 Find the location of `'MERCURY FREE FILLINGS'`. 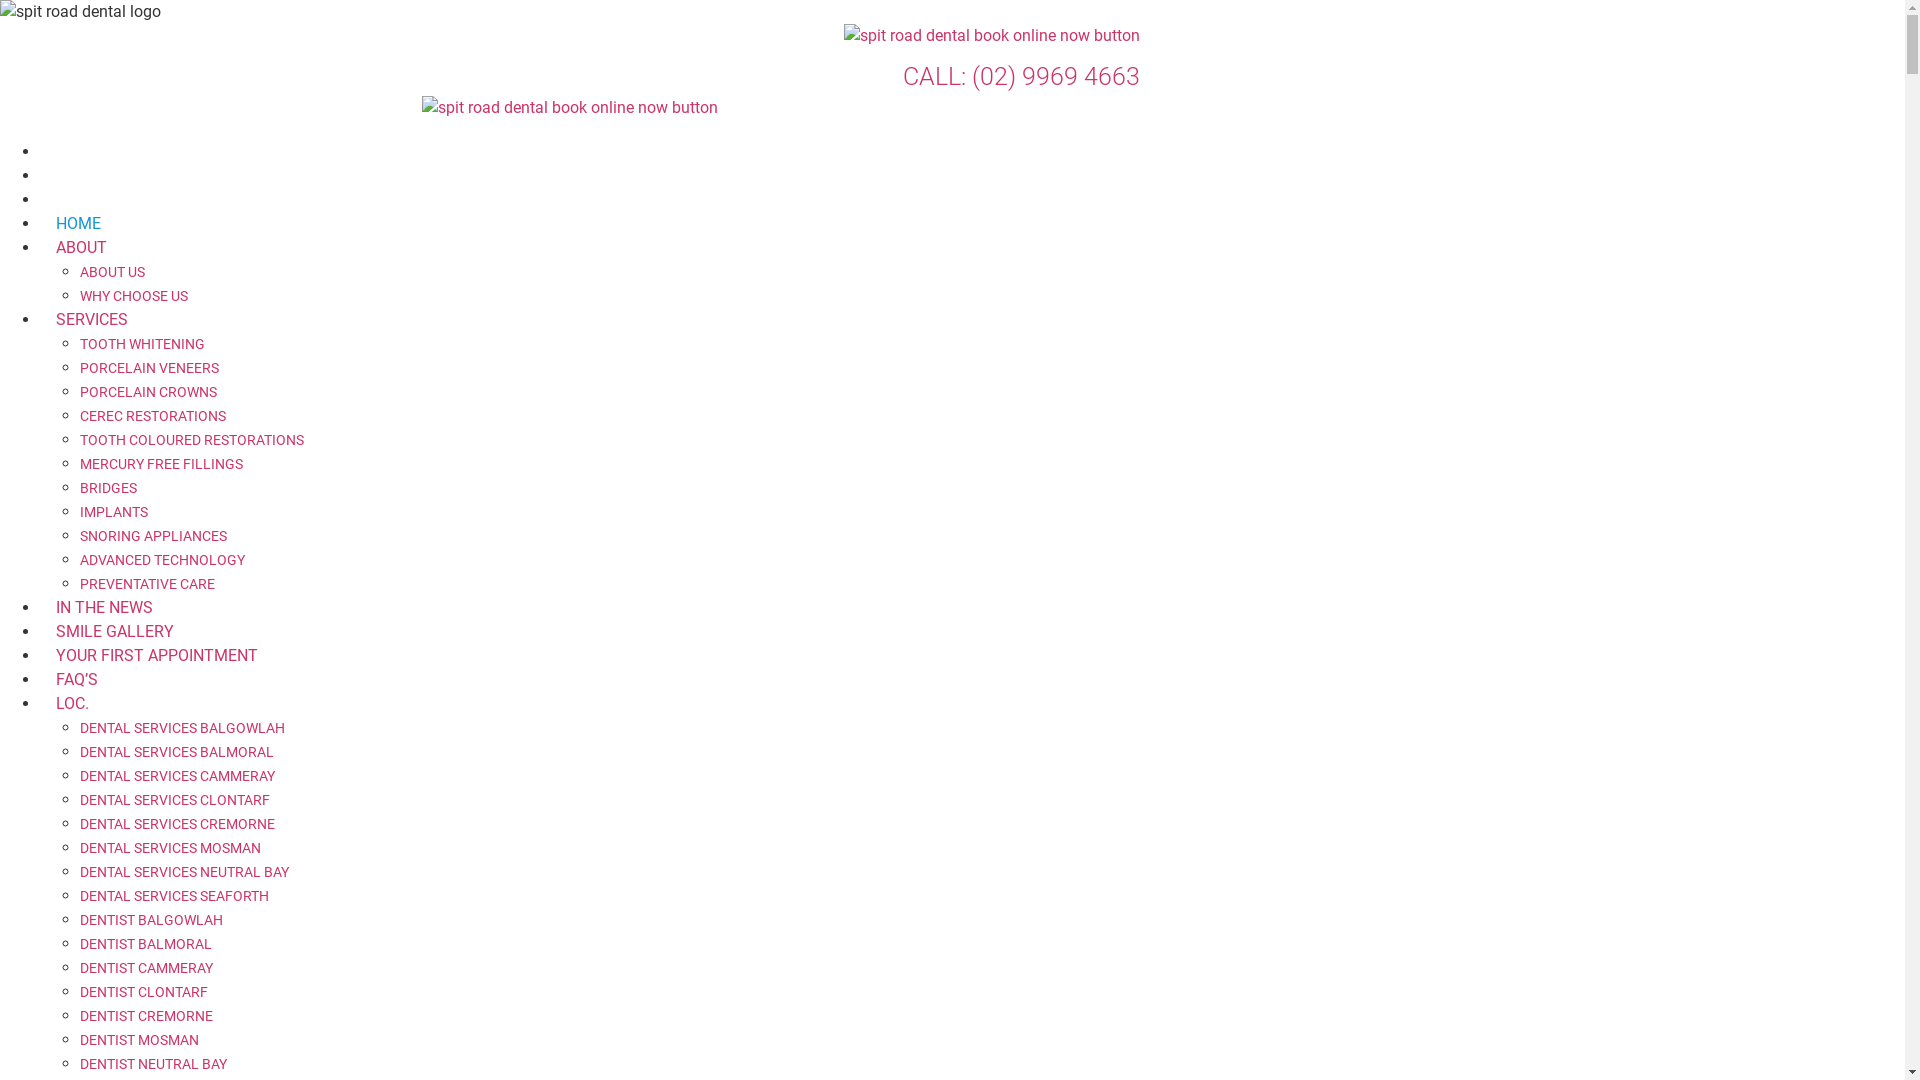

'MERCURY FREE FILLINGS' is located at coordinates (161, 463).